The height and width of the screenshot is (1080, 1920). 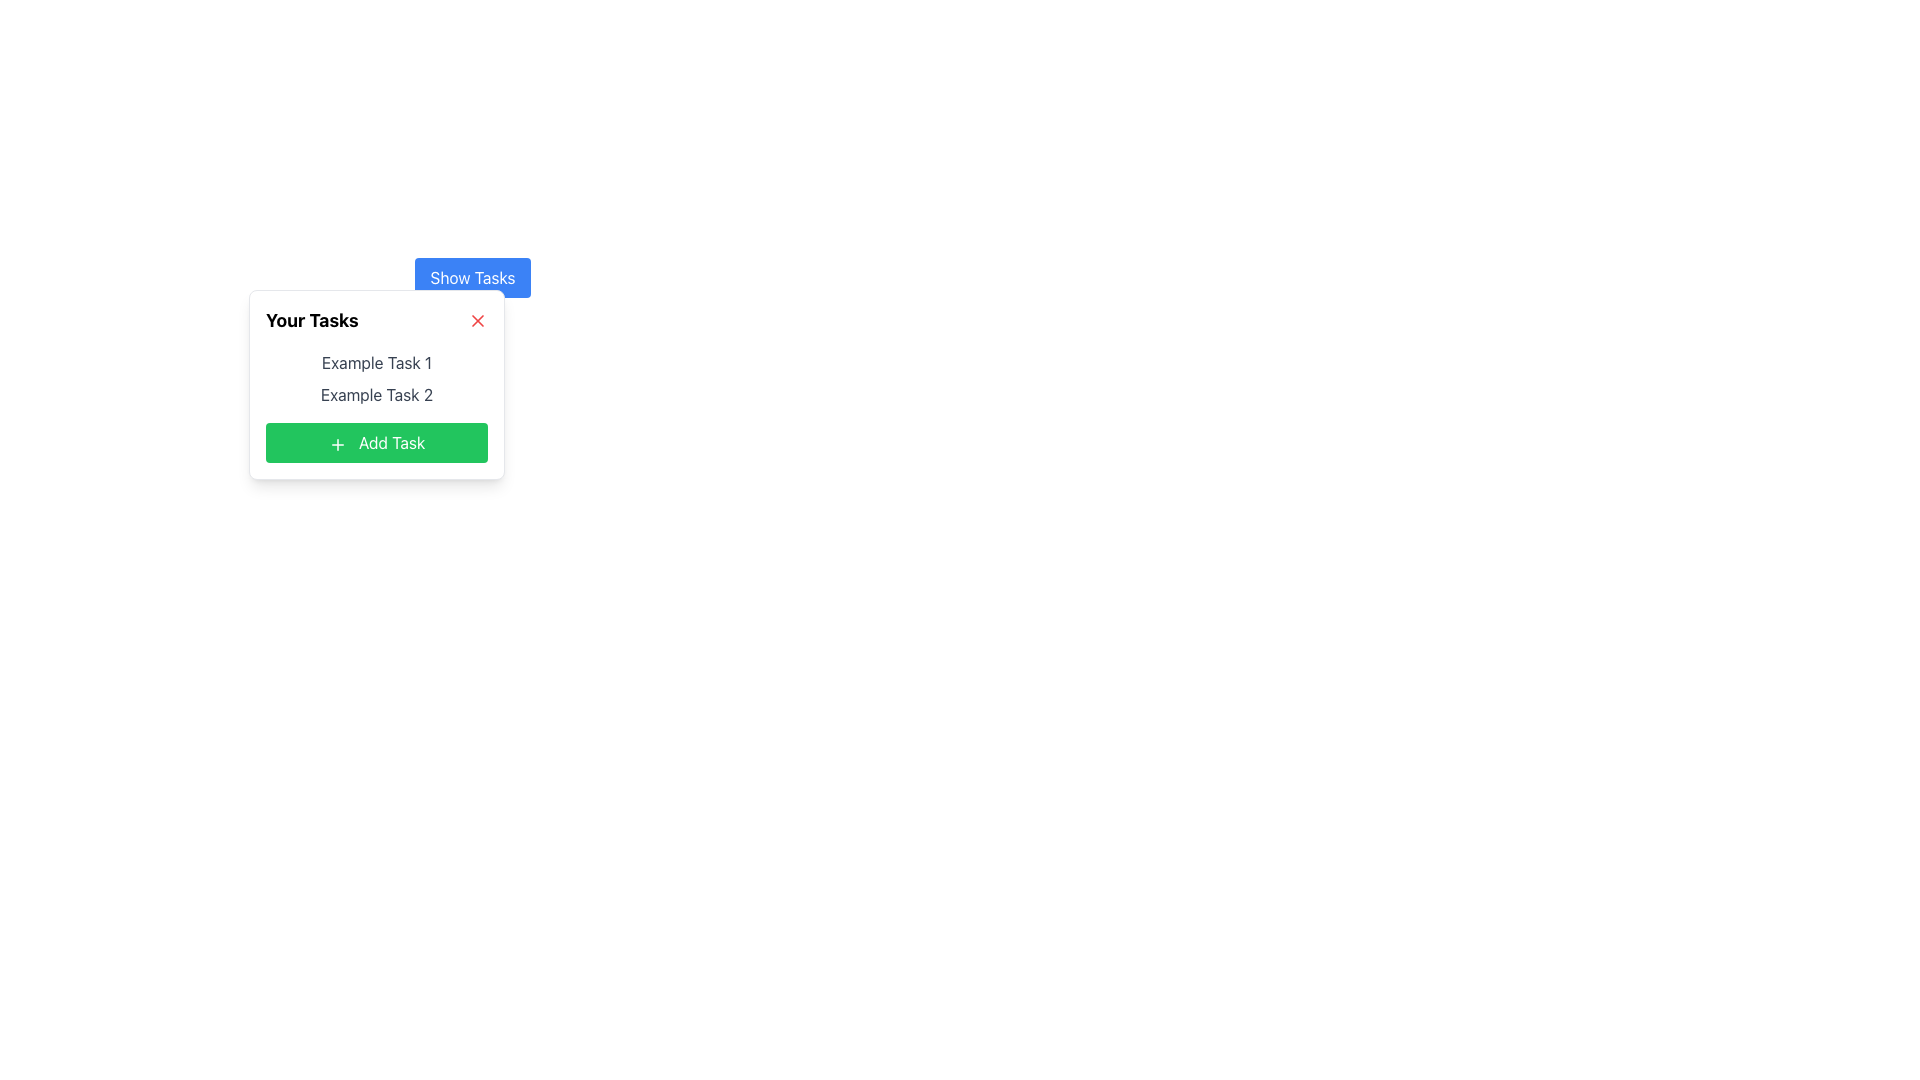 I want to click on the button with a blue background and white text reading 'Show Tasks' to observe the hover effect, so click(x=472, y=277).